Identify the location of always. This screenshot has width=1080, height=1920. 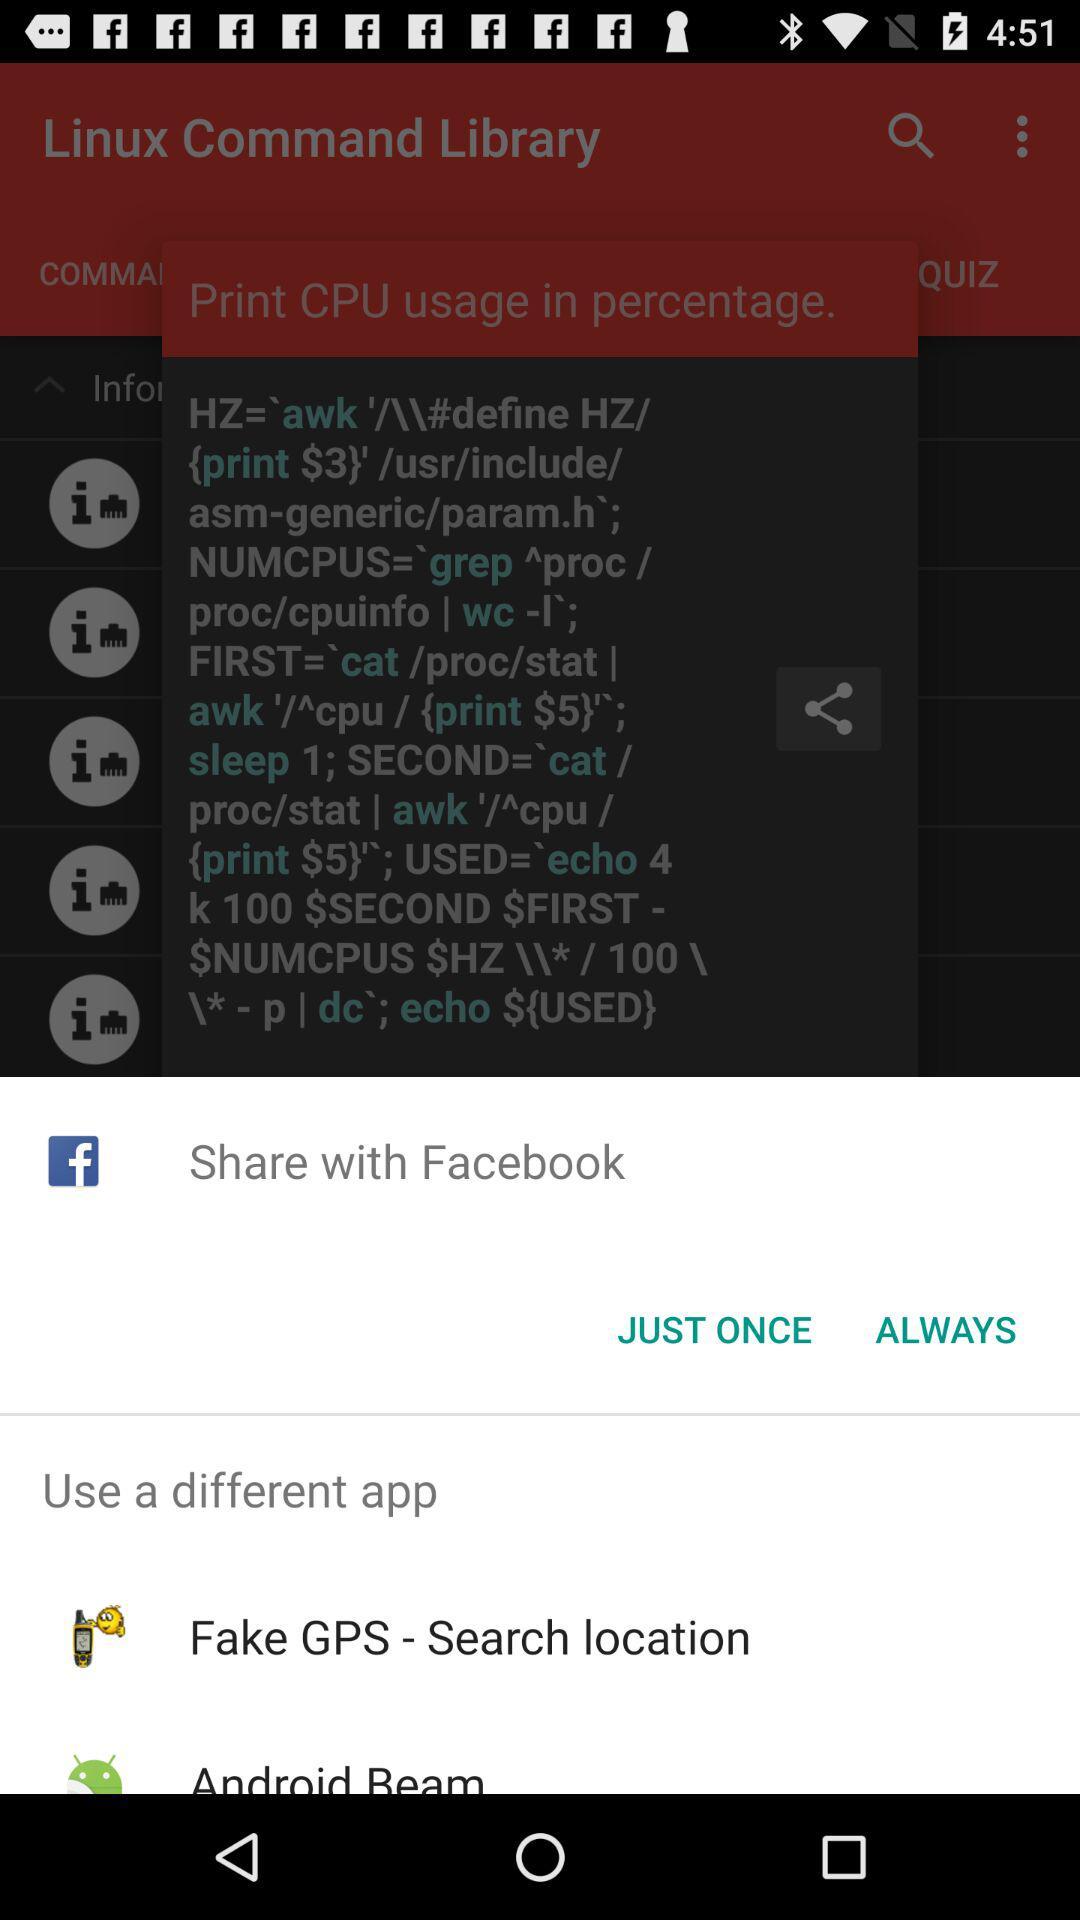
(945, 1329).